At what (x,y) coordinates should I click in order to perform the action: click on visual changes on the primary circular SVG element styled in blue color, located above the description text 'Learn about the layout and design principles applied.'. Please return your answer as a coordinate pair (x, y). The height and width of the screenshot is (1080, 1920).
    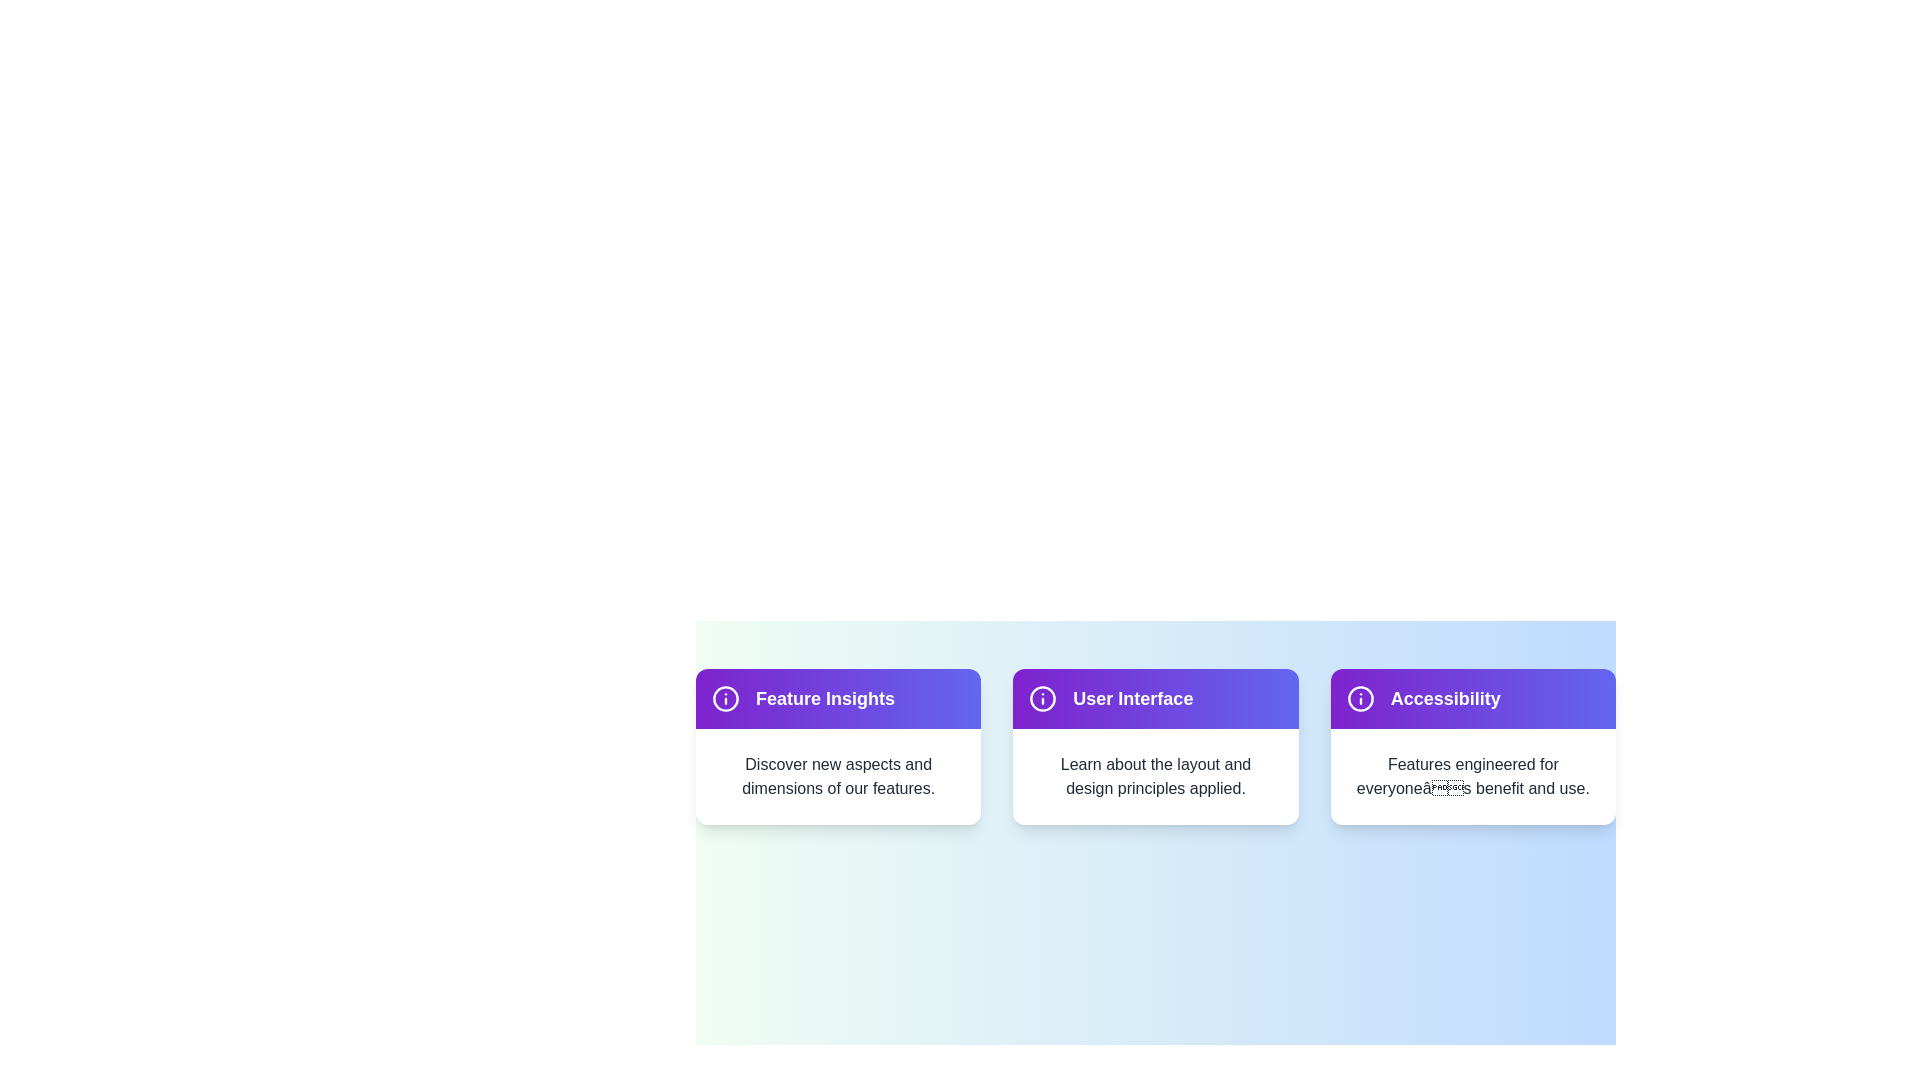
    Looking at the image, I should click on (724, 697).